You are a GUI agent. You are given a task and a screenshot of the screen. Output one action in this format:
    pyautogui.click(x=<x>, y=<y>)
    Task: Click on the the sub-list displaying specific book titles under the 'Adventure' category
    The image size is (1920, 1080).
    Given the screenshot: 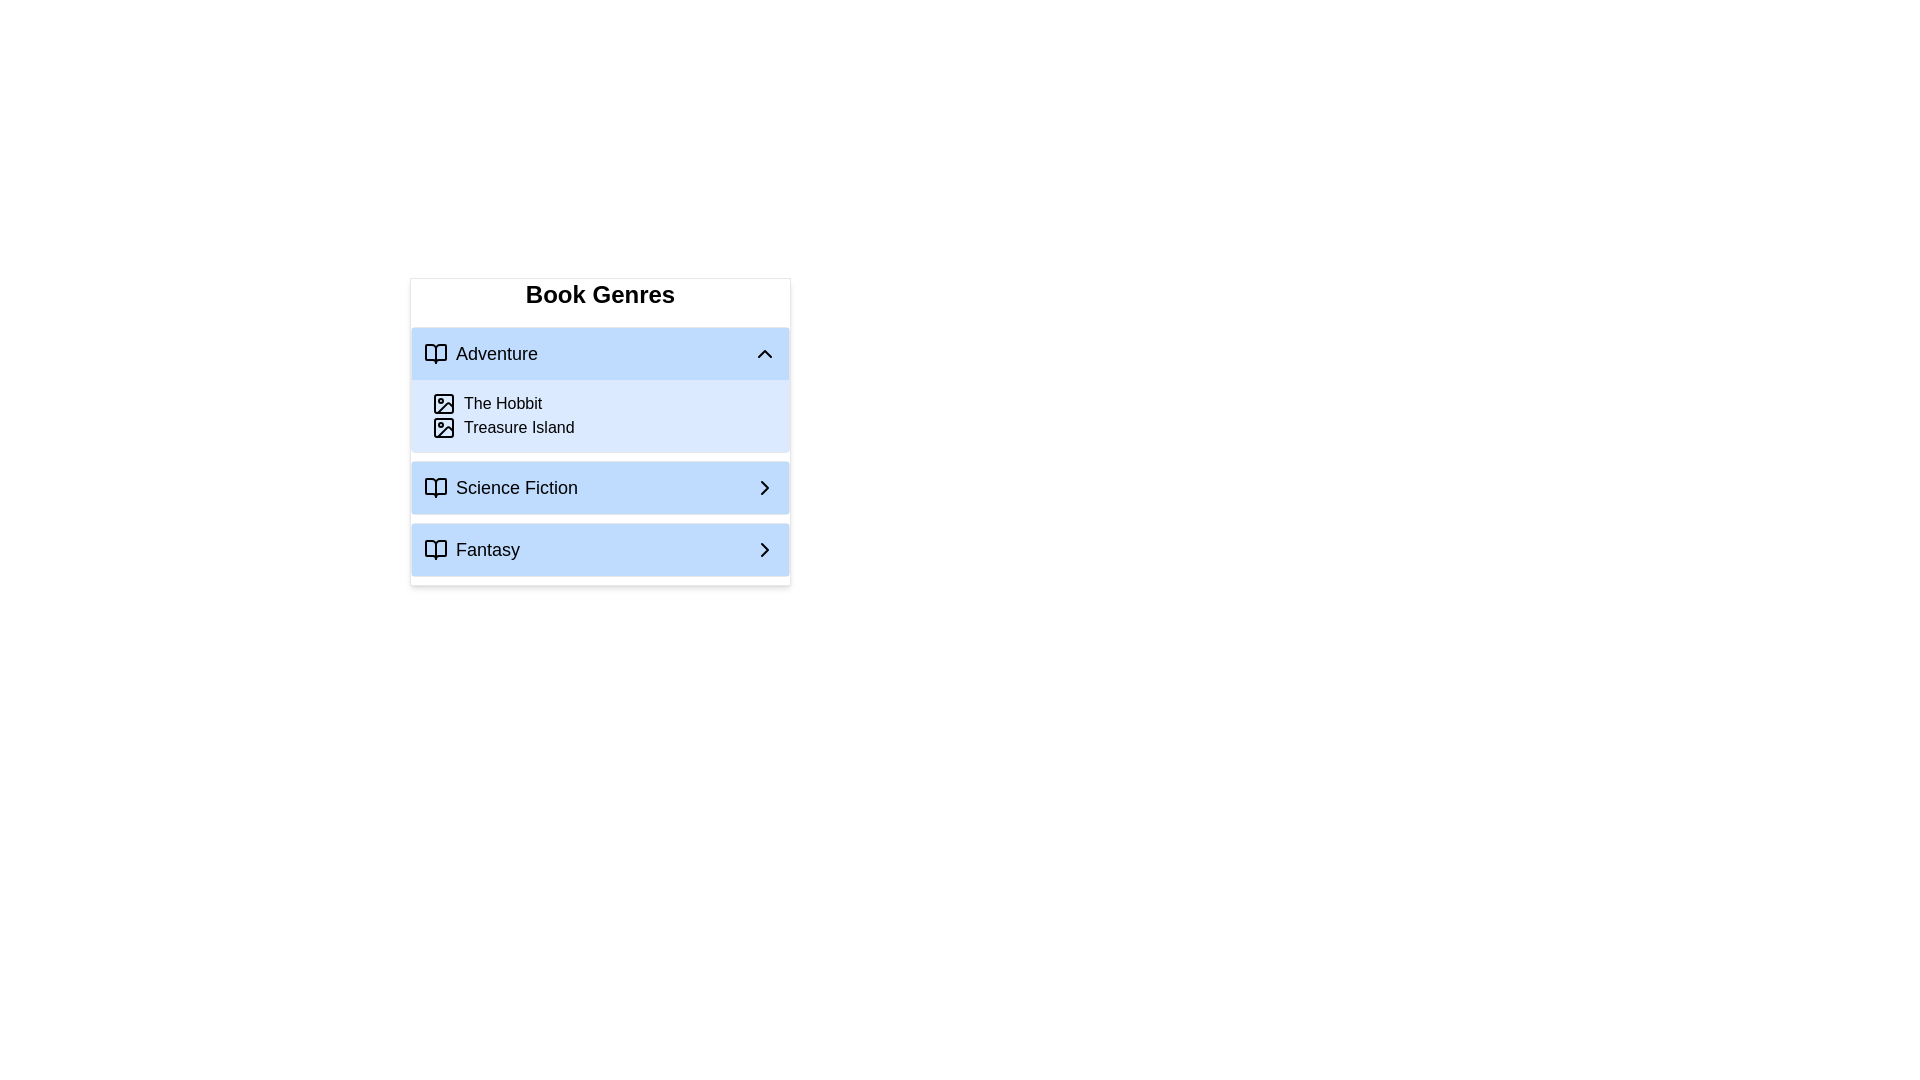 What is the action you would take?
    pyautogui.click(x=599, y=415)
    